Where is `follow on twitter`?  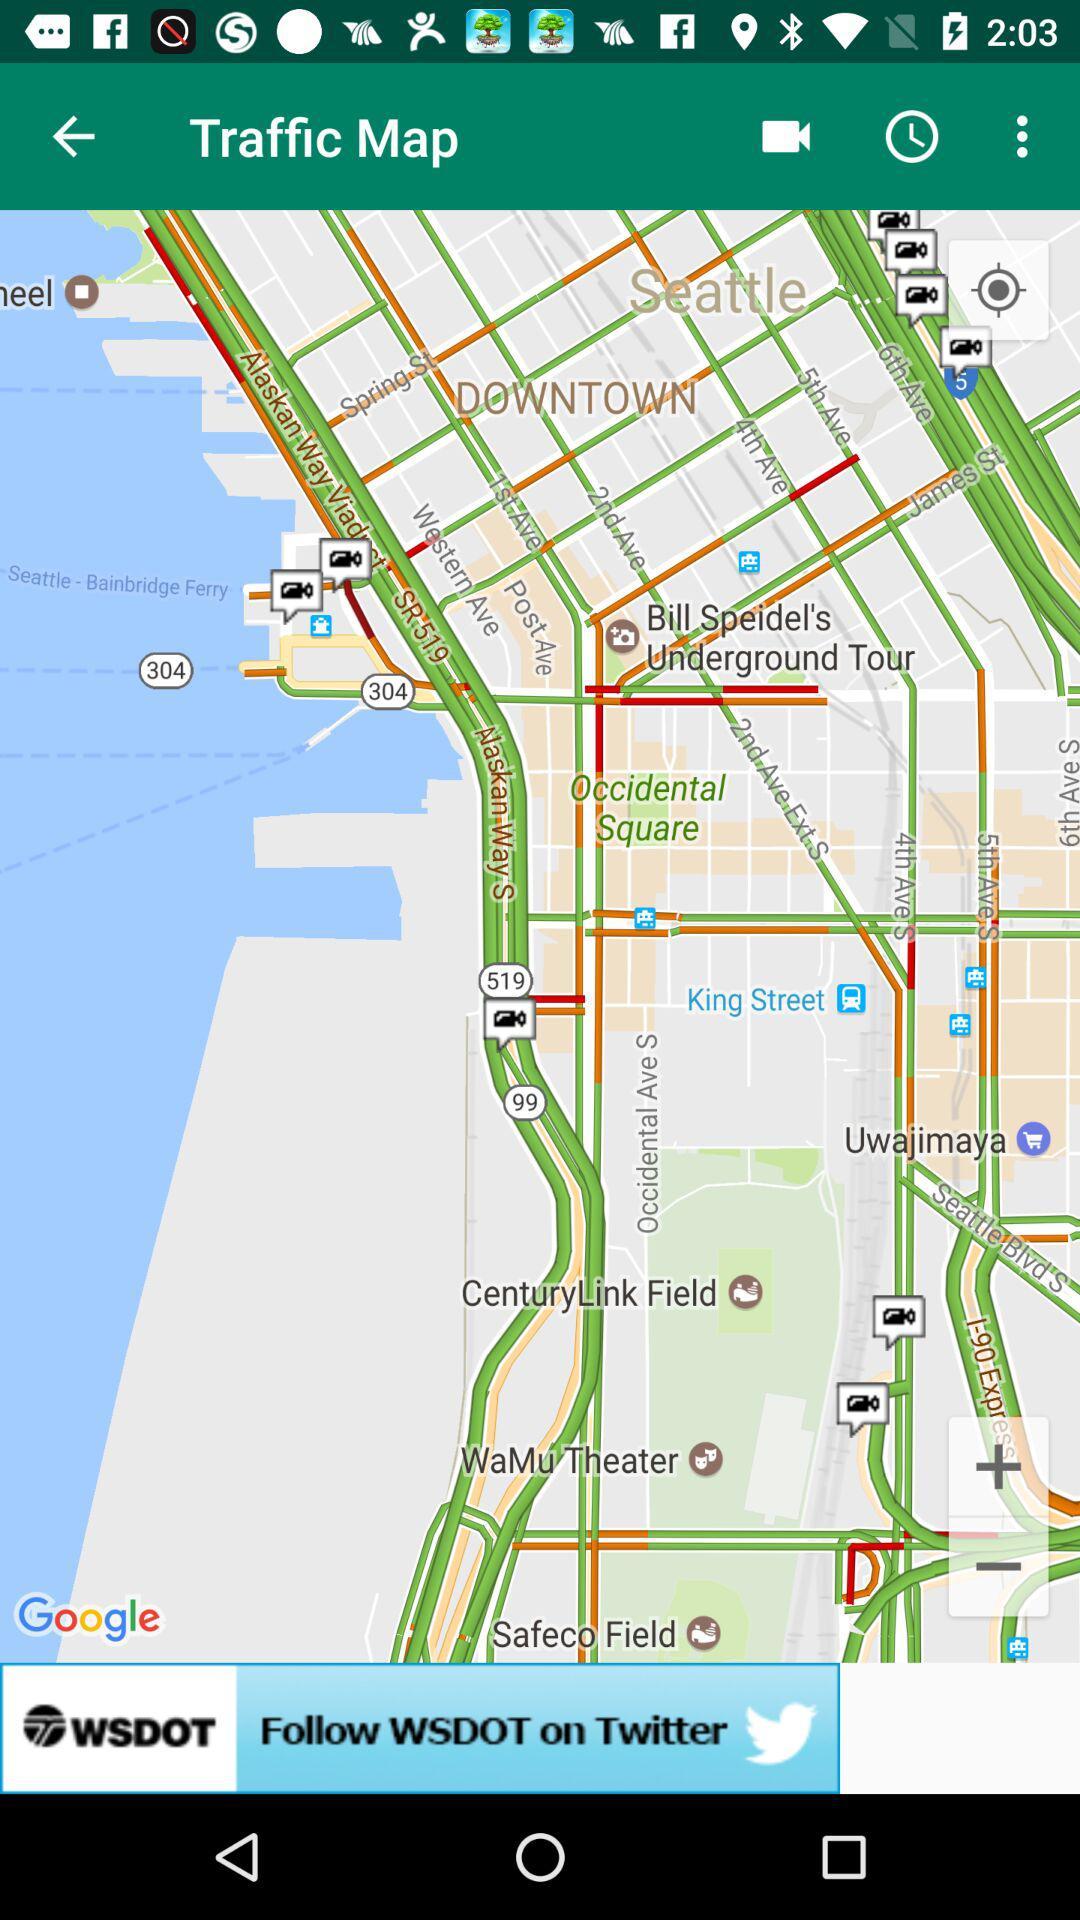 follow on twitter is located at coordinates (540, 1727).